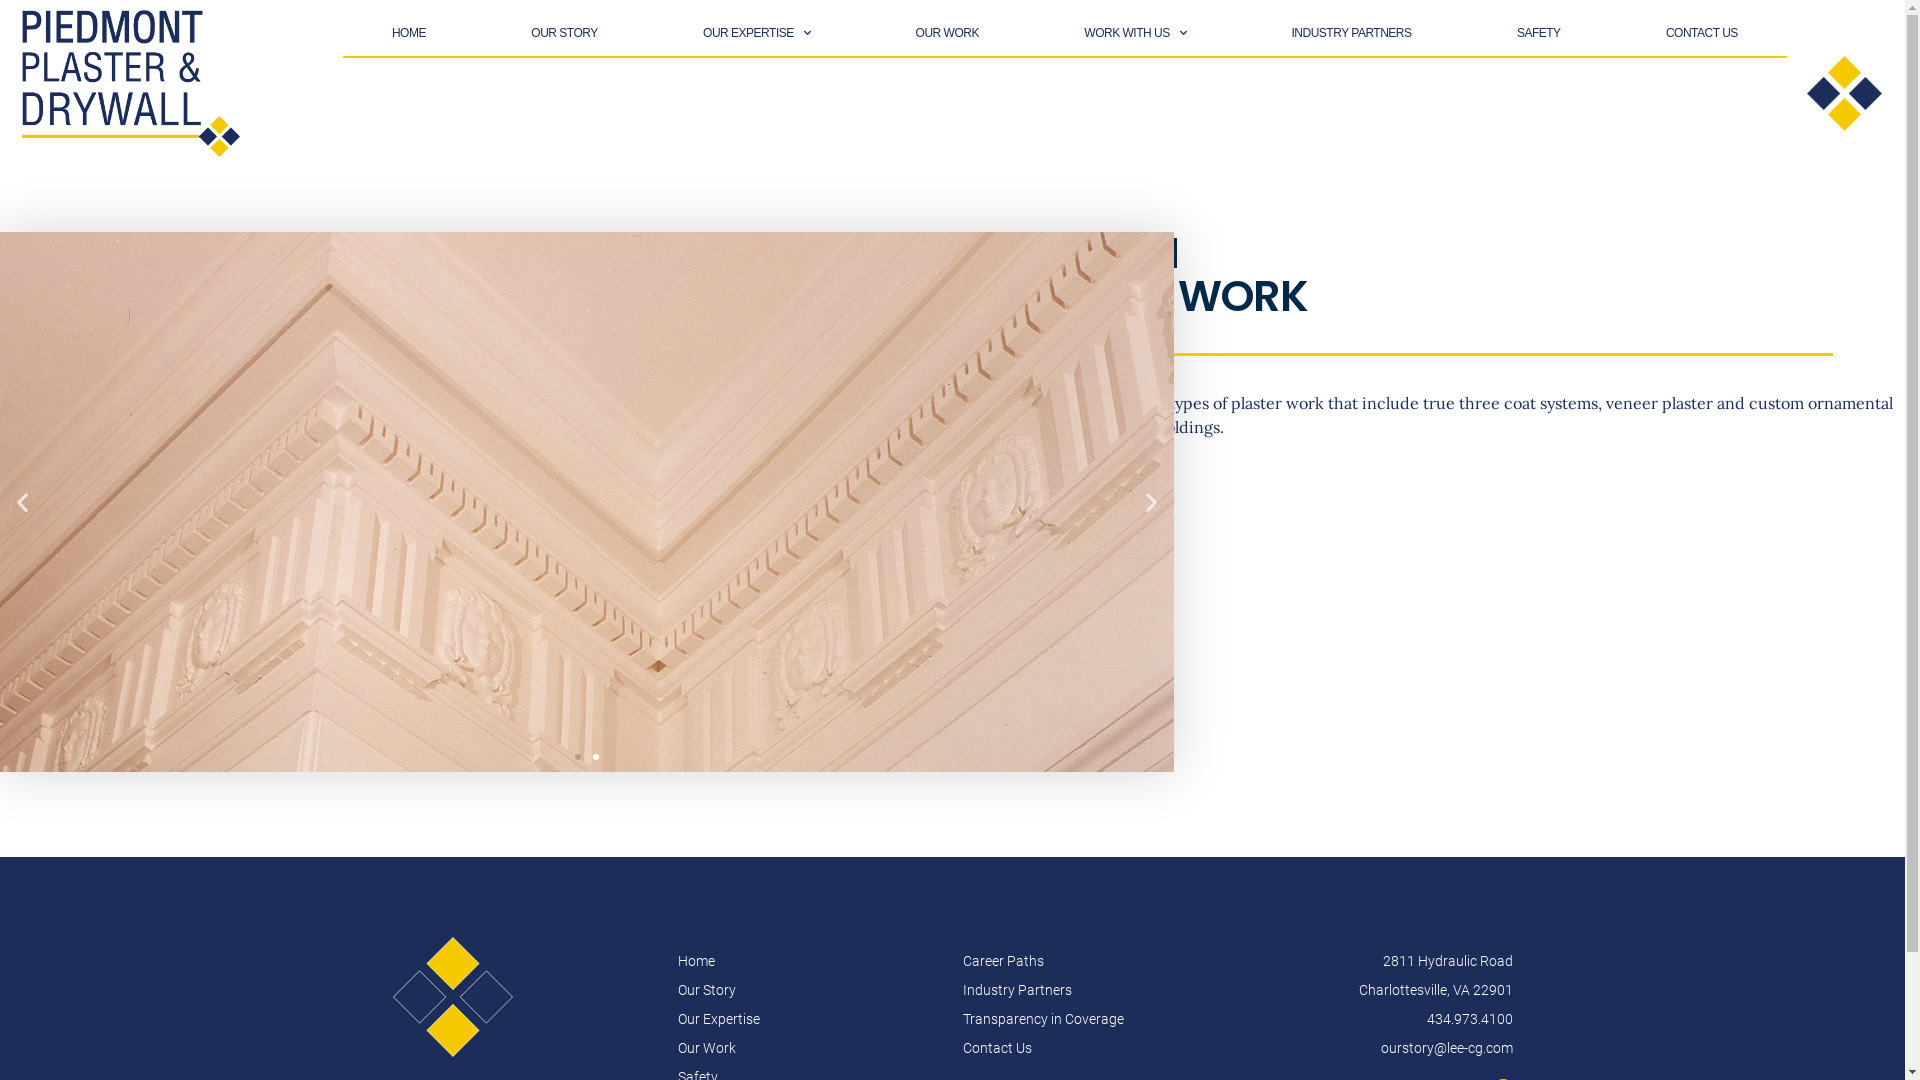 The image size is (1920, 1080). Describe the element at coordinates (1093, 960) in the screenshot. I see `'Career Paths'` at that location.